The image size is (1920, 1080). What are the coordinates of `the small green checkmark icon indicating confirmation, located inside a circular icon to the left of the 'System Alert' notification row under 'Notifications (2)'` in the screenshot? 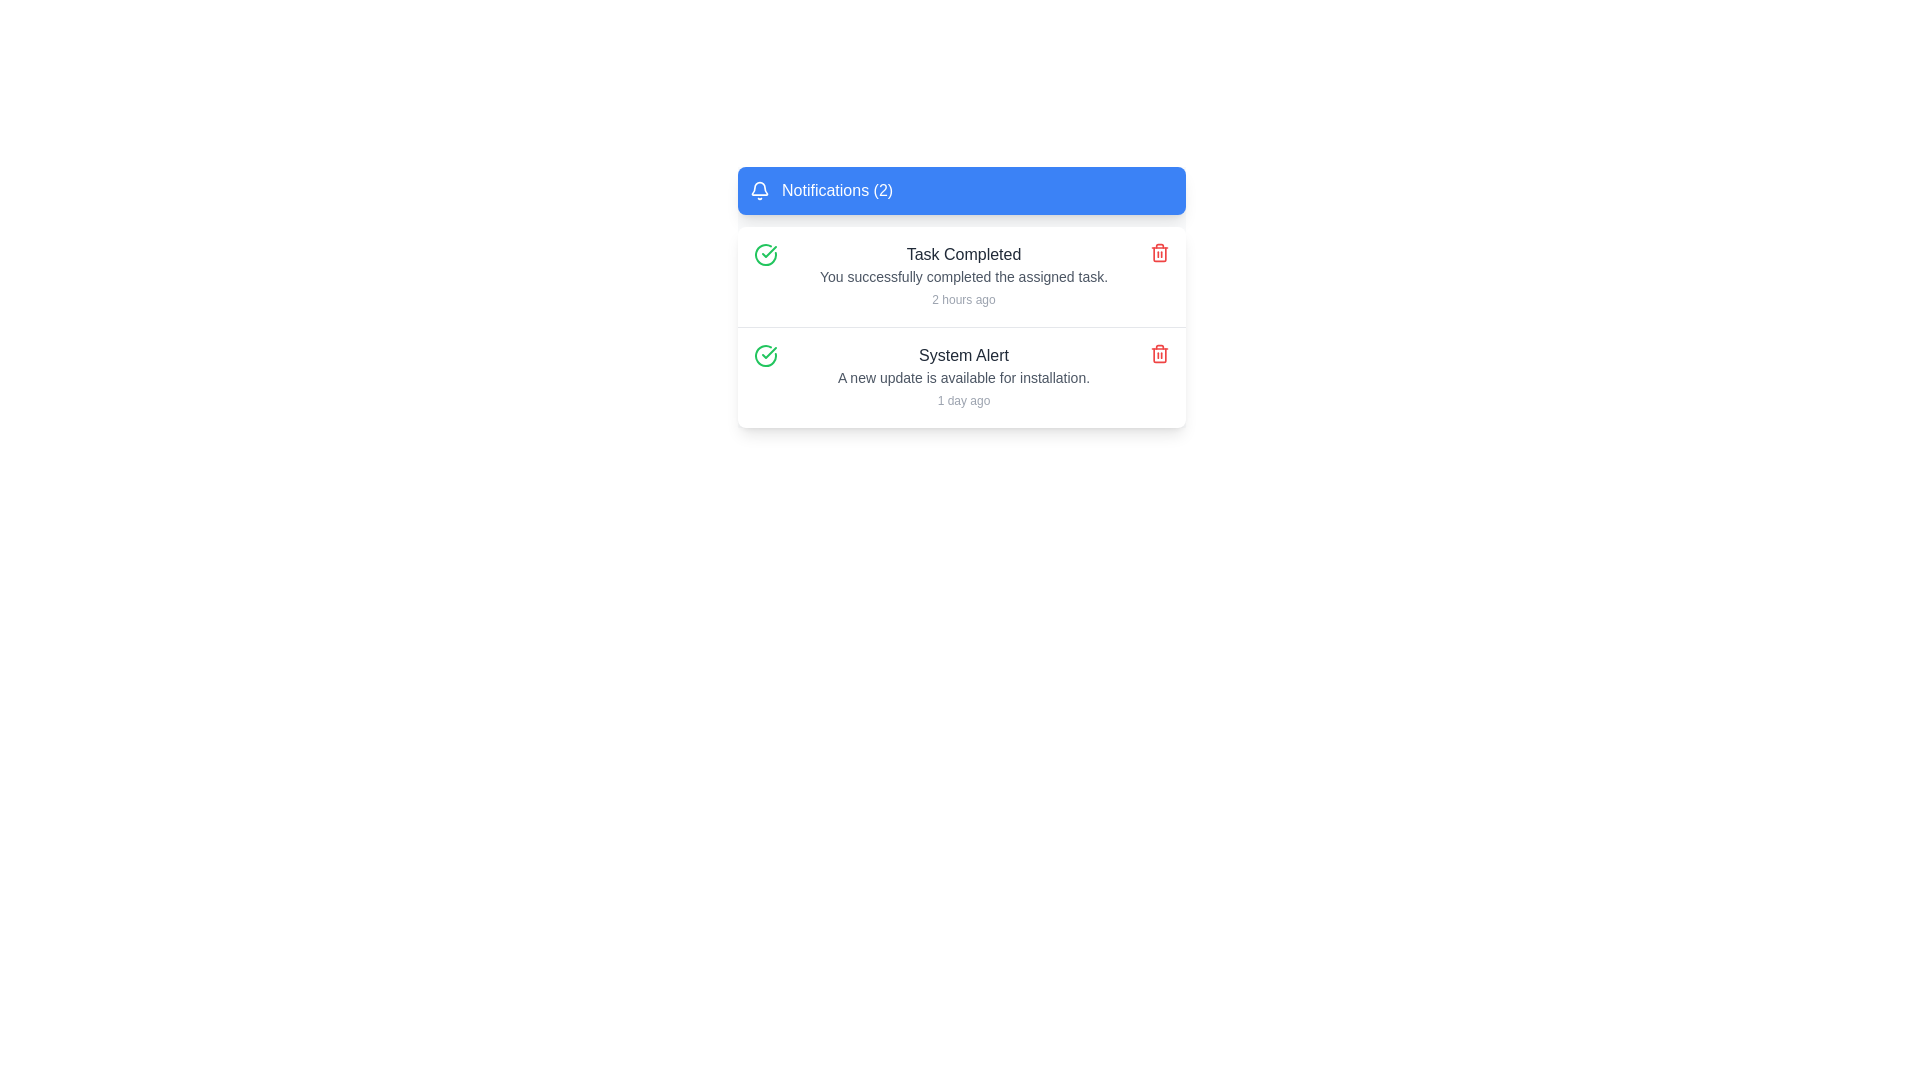 It's located at (768, 250).